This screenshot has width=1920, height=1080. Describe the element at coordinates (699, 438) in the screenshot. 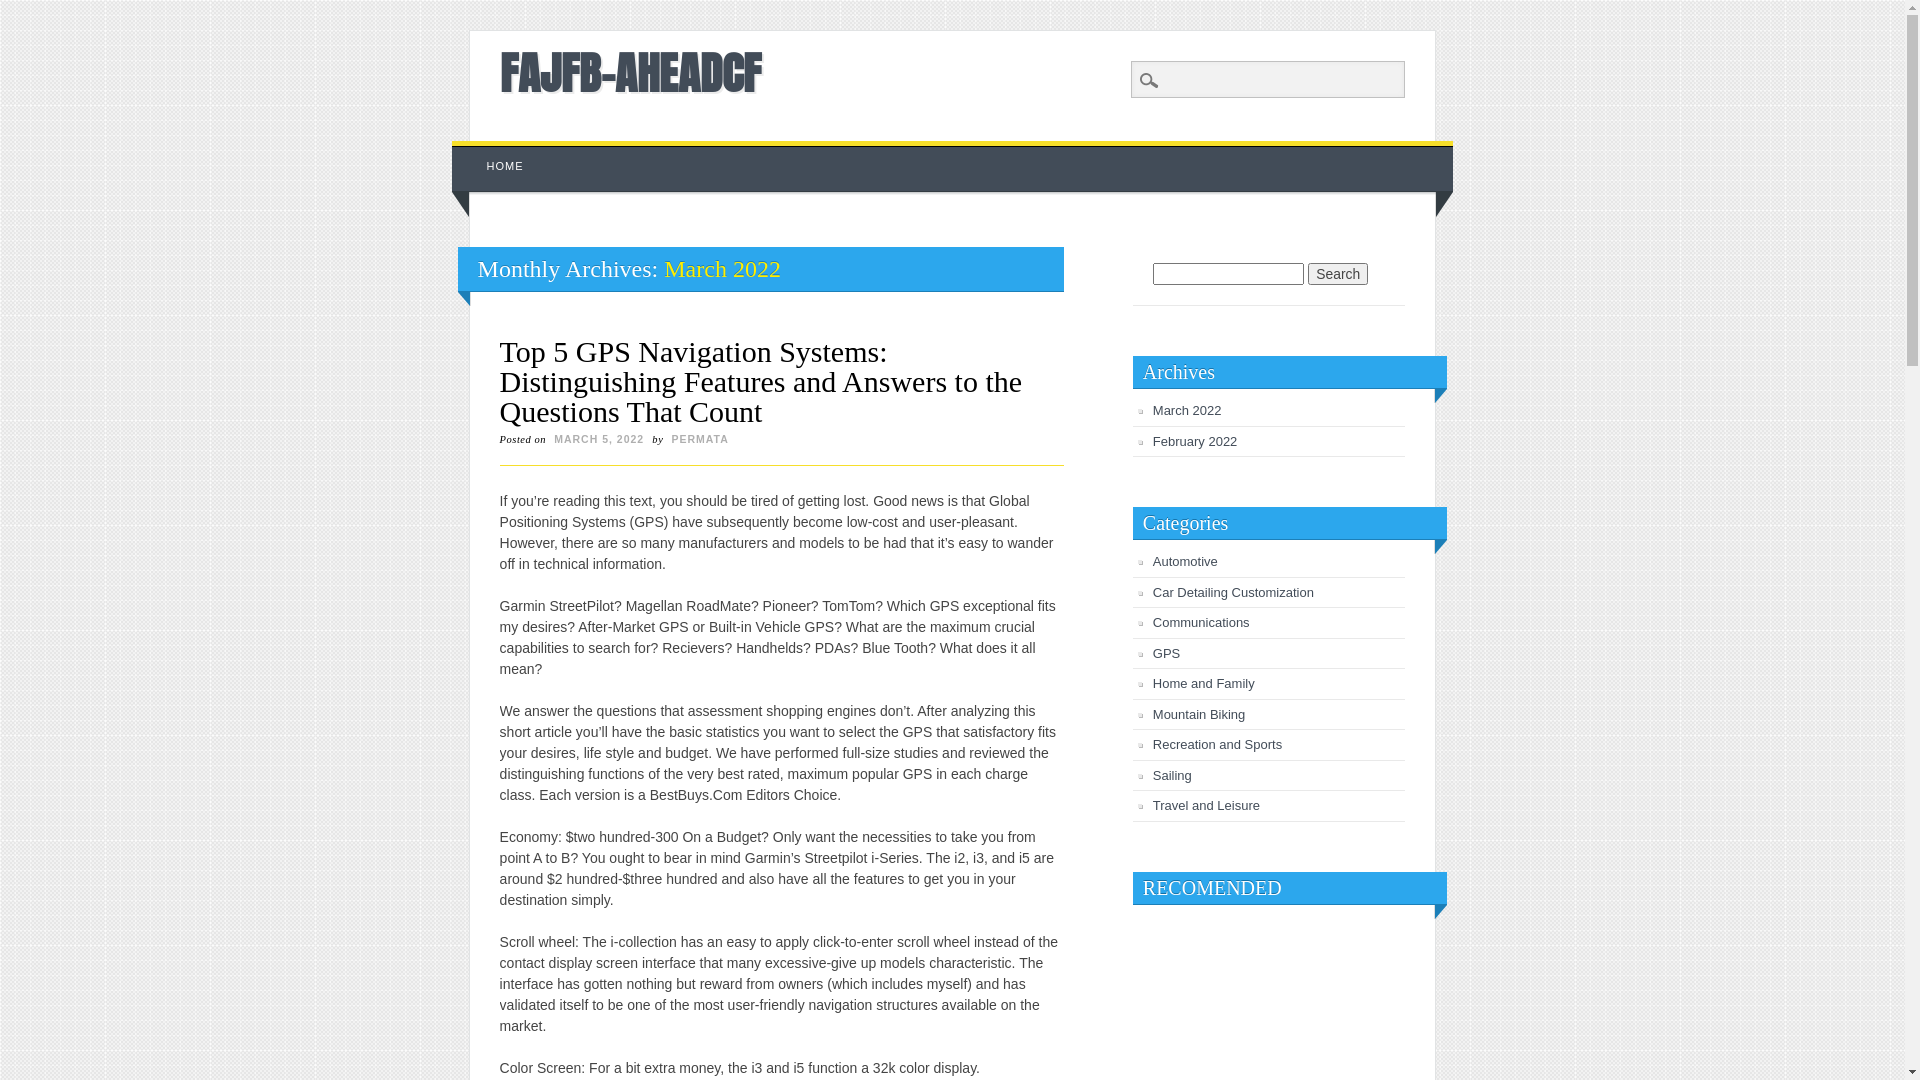

I see `'PERMATA'` at that location.